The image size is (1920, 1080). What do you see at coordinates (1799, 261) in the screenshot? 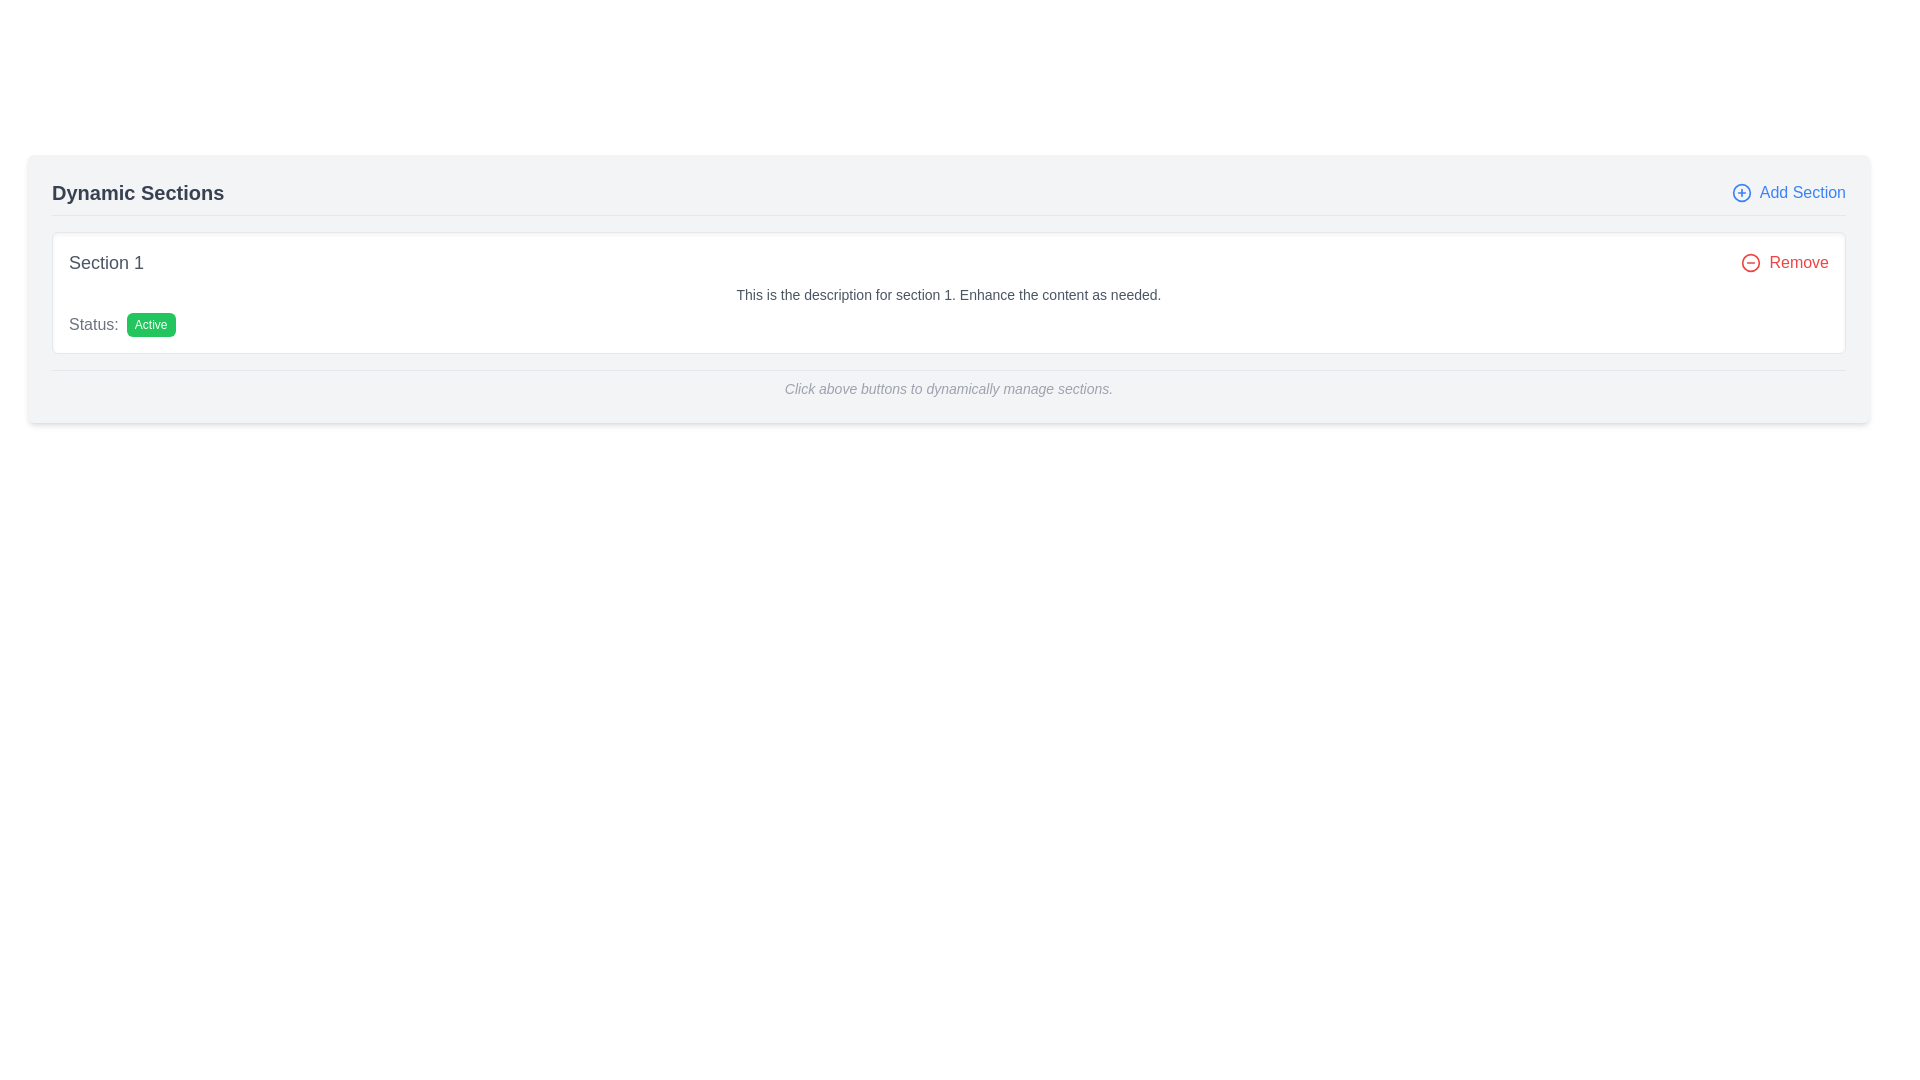
I see `the Text Label that conveys the purpose of a nearby interactive element for a removal action in the section labeled 'Section 1', located towards the top-right of the current section, to the right of a circular icon displaying a minus sign` at bounding box center [1799, 261].